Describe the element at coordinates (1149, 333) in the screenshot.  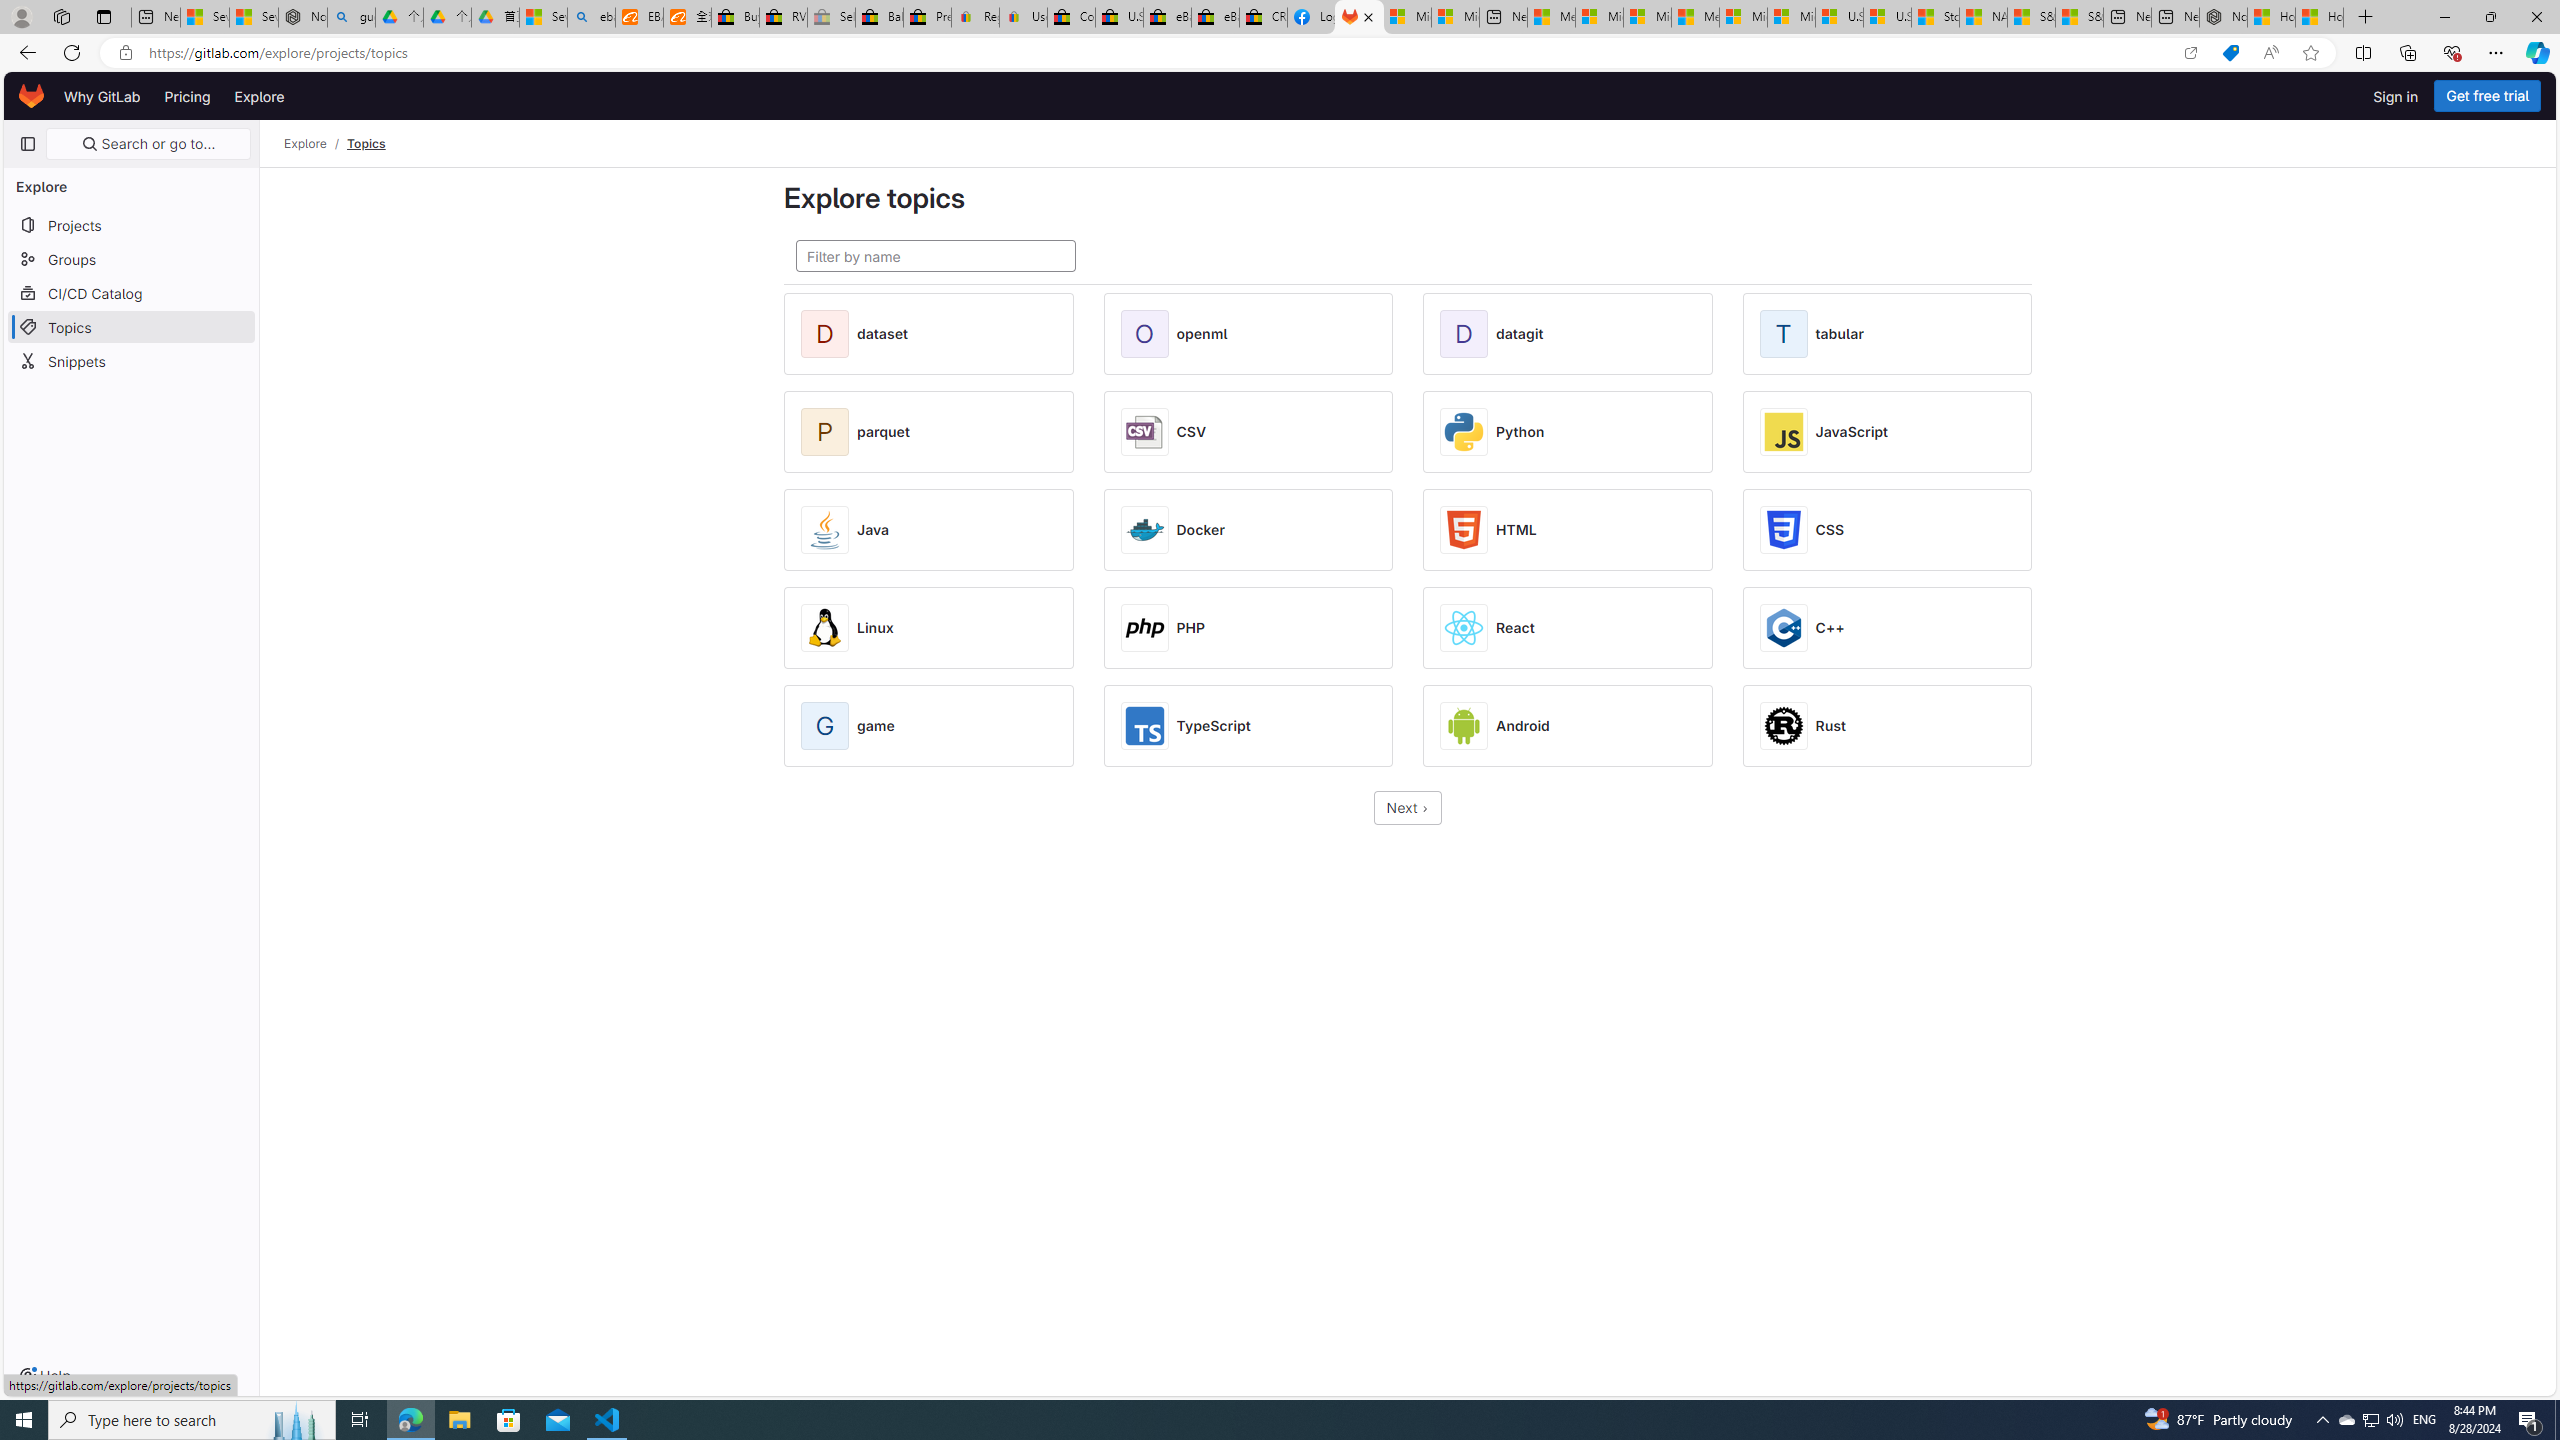
I see `'O'` at that location.